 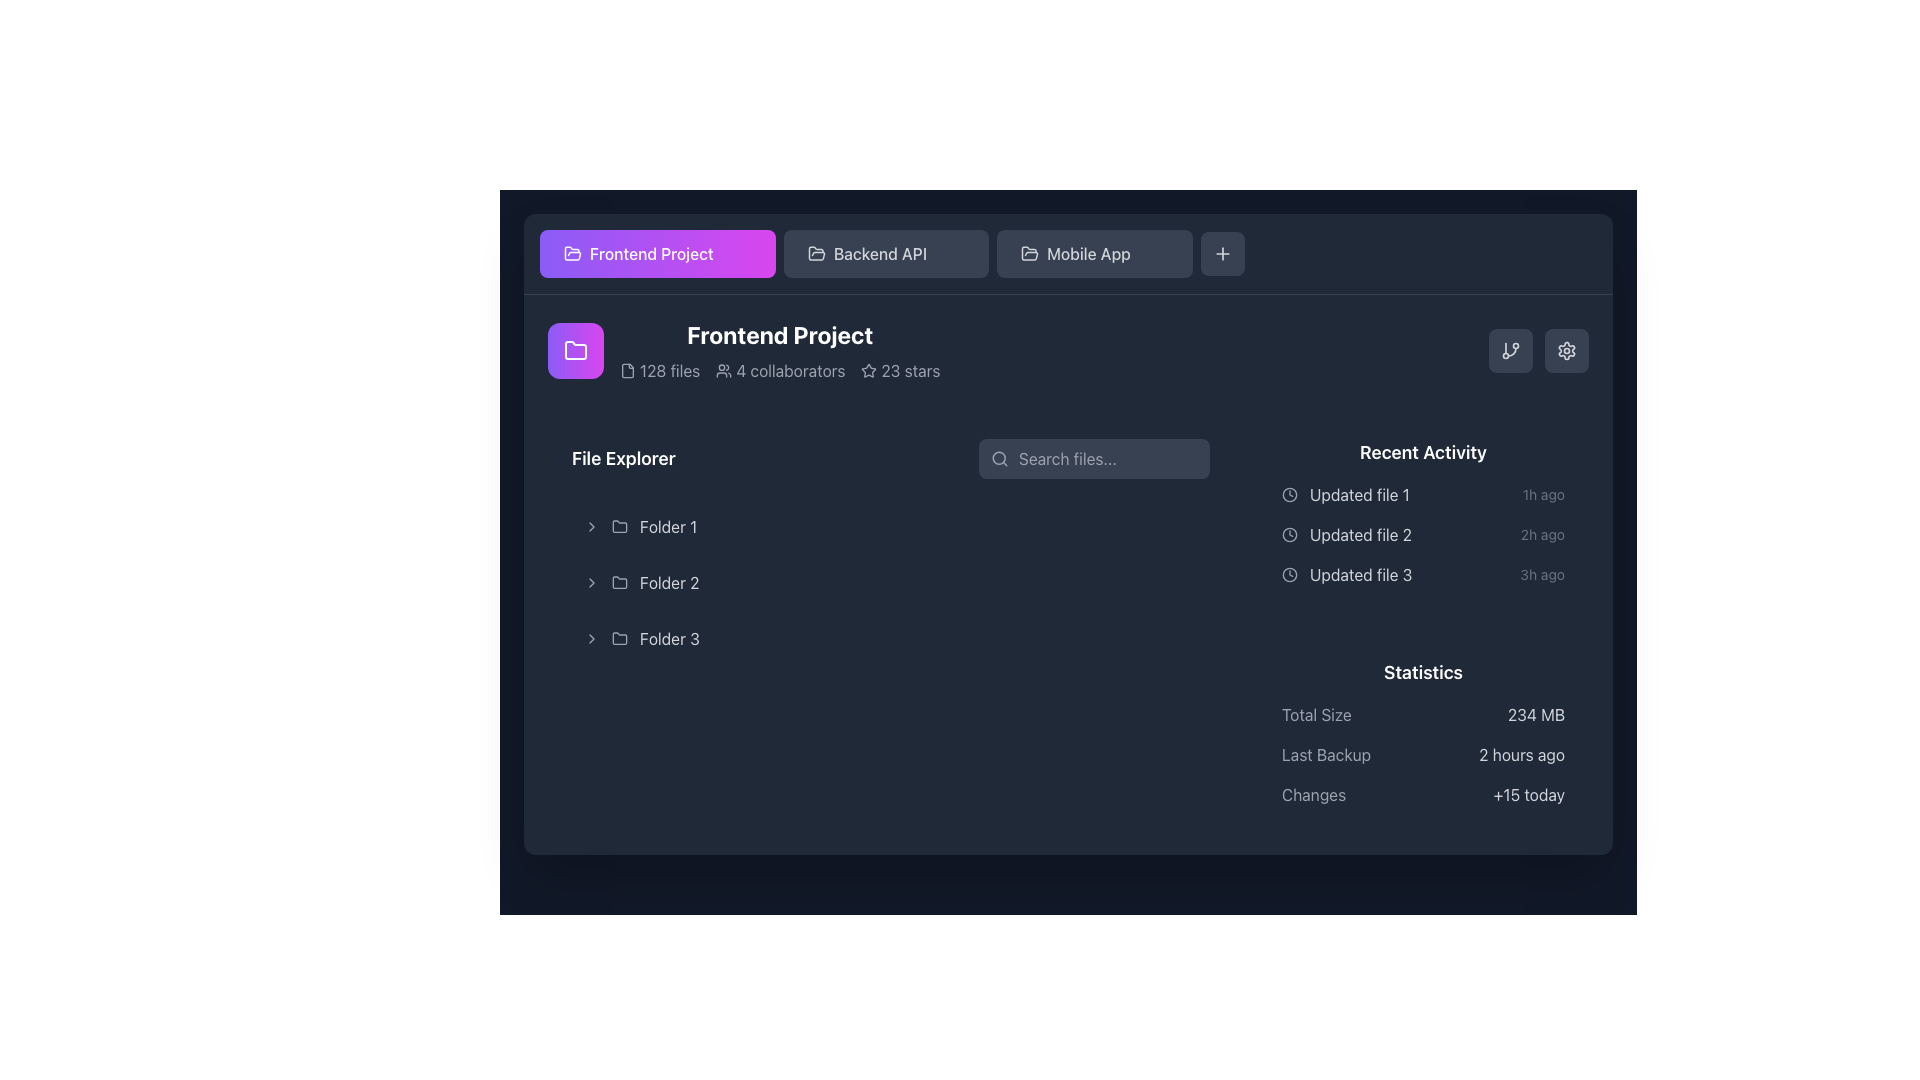 What do you see at coordinates (668, 526) in the screenshot?
I see `the 'Folder 1' text label in the left-side file explorer section` at bounding box center [668, 526].